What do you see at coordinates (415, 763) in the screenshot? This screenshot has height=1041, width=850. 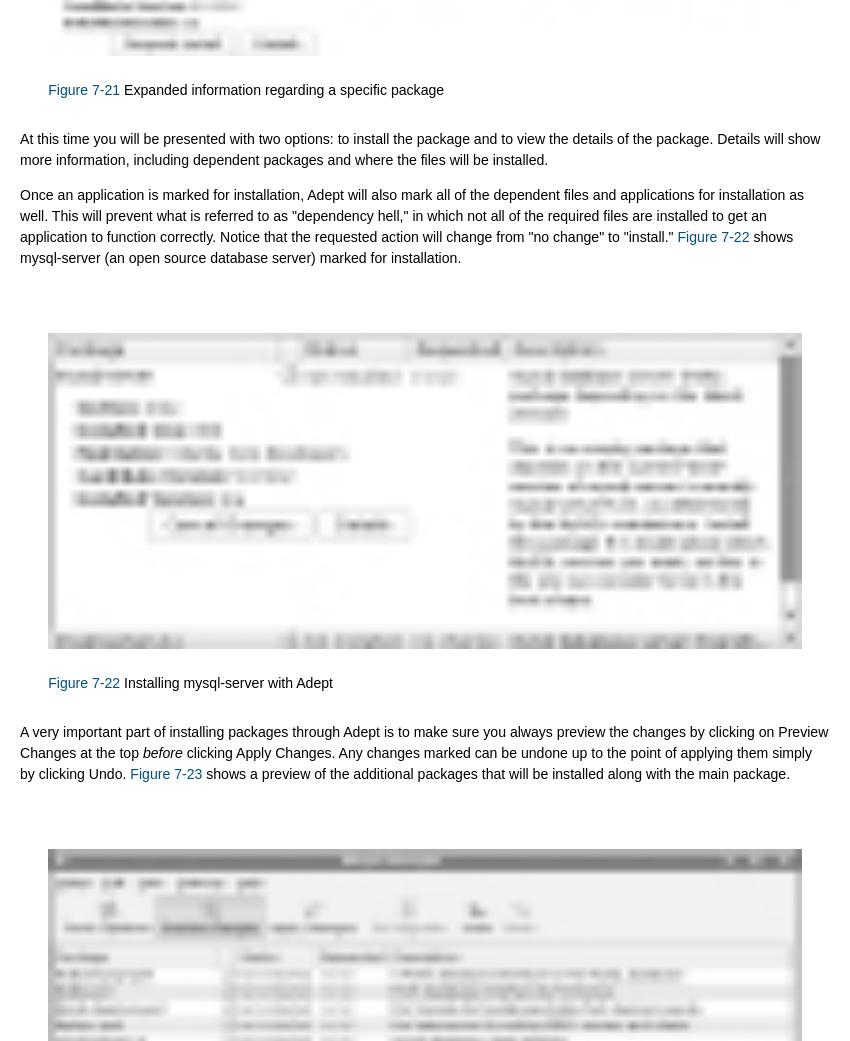 I see `'clicking Apply Changes. Any changes marked can be undone up to the point of applying them simply by clicking Undo.'` at bounding box center [415, 763].